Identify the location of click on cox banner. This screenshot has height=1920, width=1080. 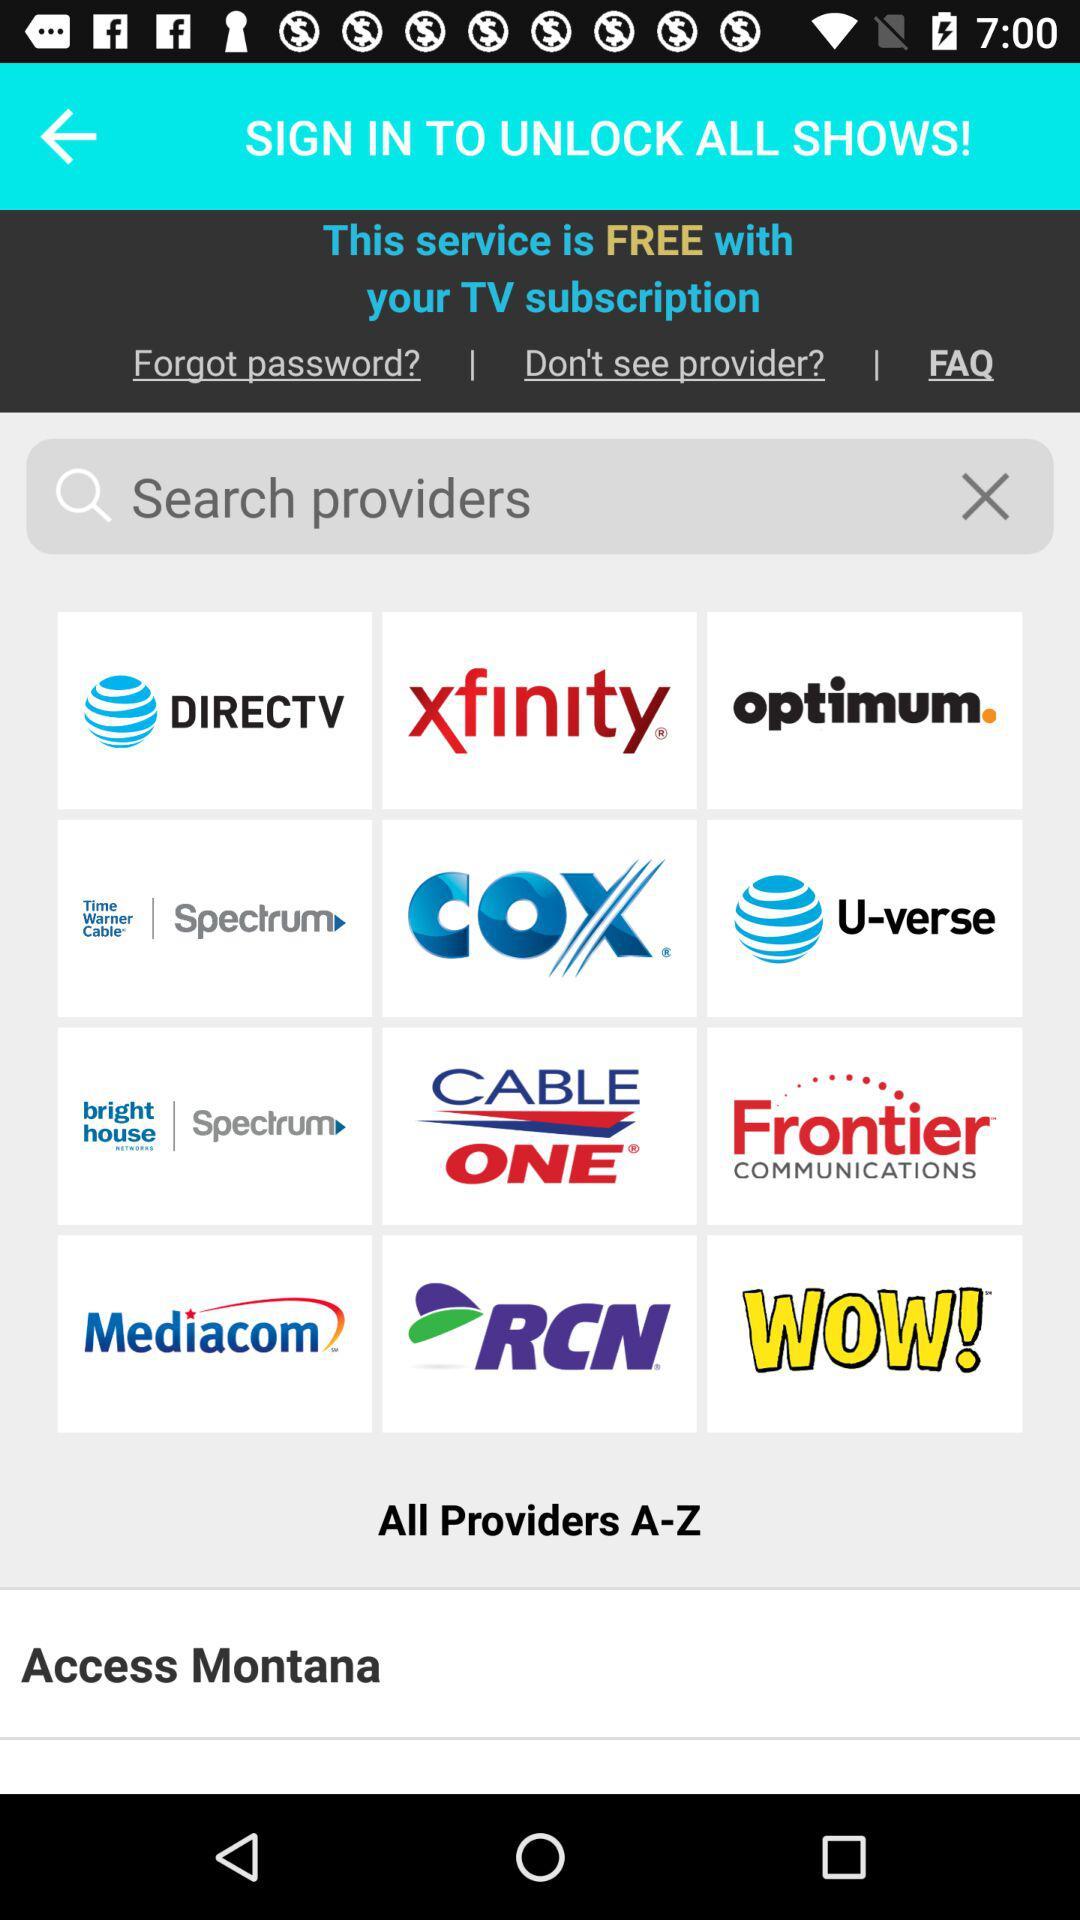
(538, 917).